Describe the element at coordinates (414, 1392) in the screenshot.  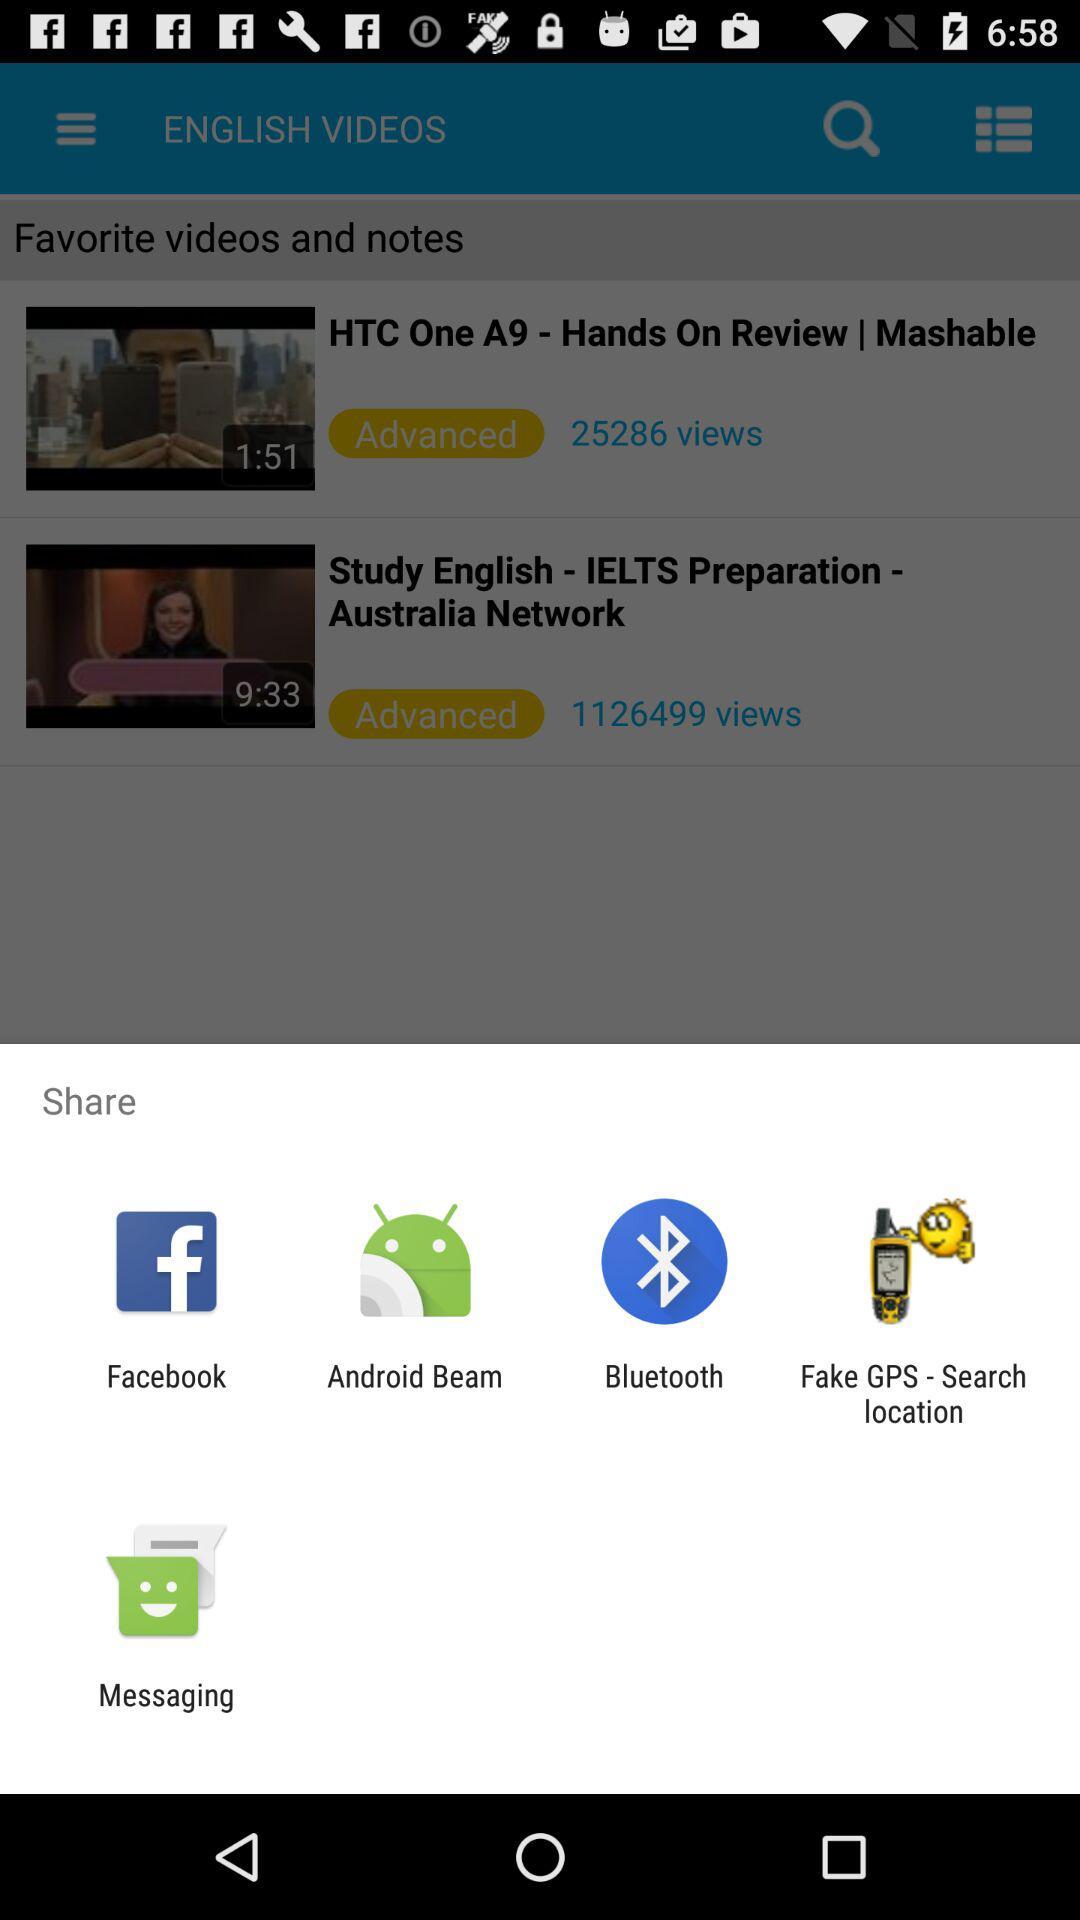
I see `android beam item` at that location.